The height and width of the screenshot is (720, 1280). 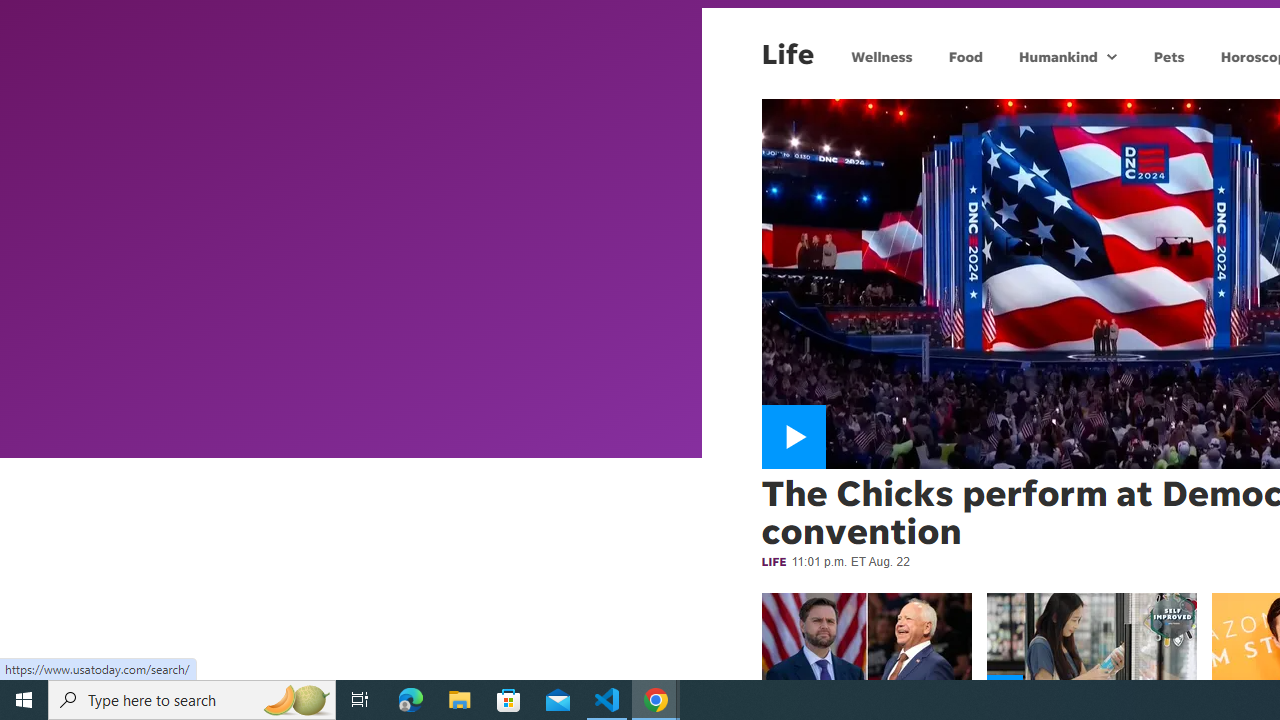 I want to click on 'Pets', so click(x=1168, y=55).